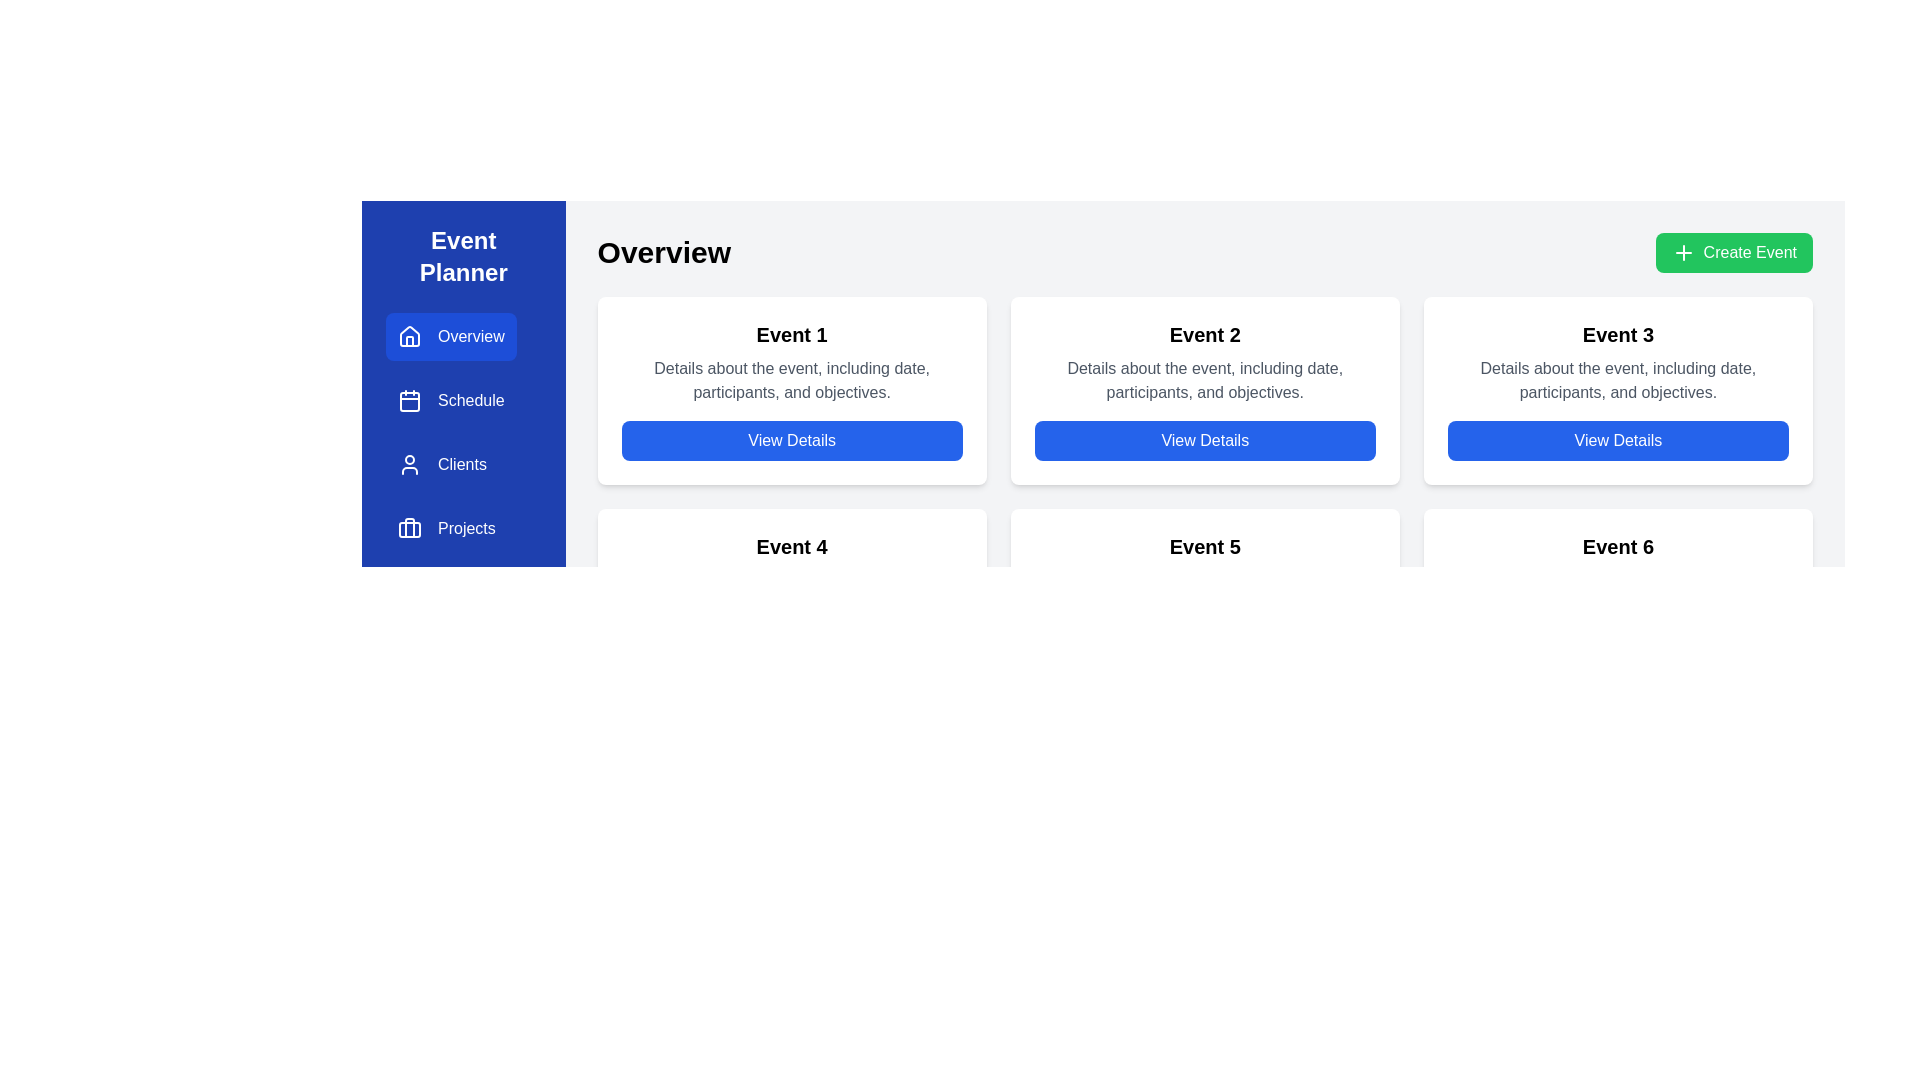 The image size is (1920, 1080). What do you see at coordinates (791, 381) in the screenshot?
I see `the text description that contains 'Details about the event, including date, participants, and objectives.' located below the 'Event 1' title in the first card of the grid layout` at bounding box center [791, 381].